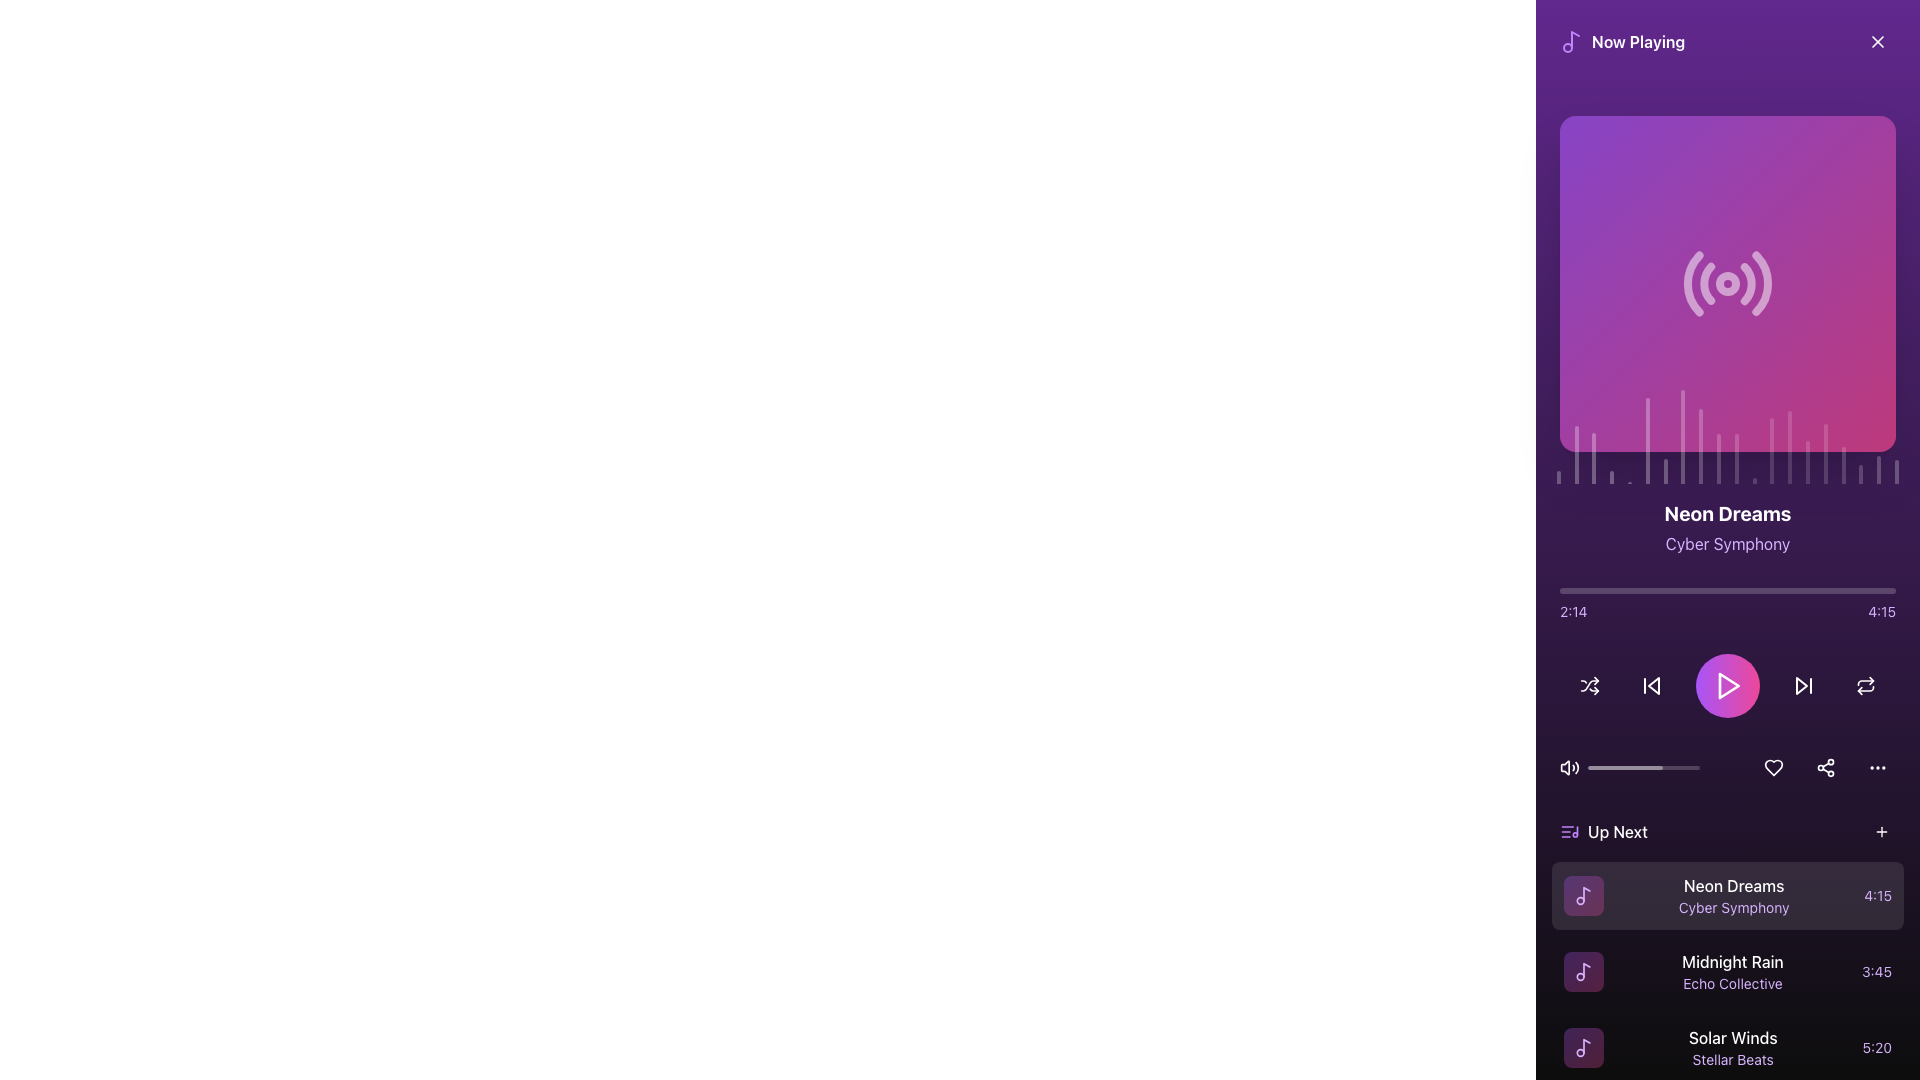 The image size is (1920, 1080). Describe the element at coordinates (1880, 832) in the screenshot. I see `the '+' button in the 'Up Next' section, which is used to add items to the queue or playlist` at that location.